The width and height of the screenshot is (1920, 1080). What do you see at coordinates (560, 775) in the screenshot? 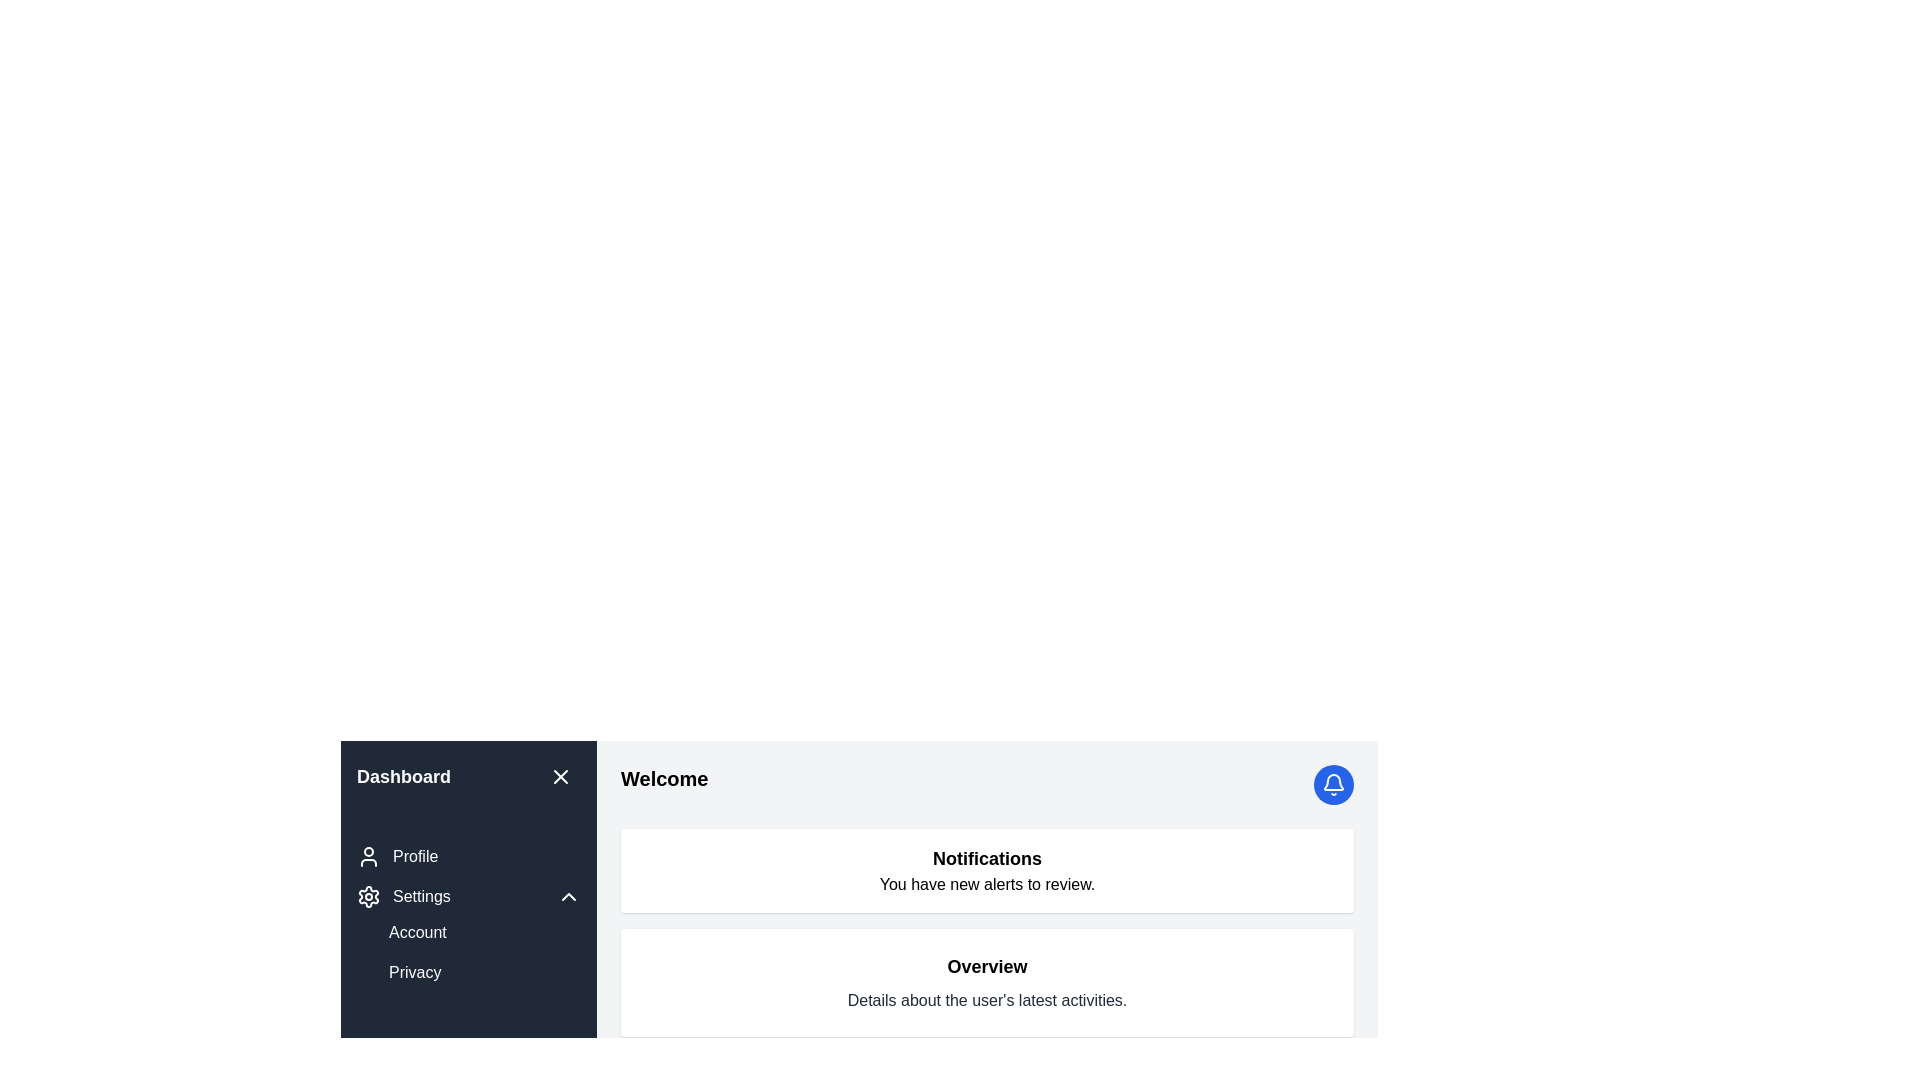
I see `the interactive icon located at the top-right corner of the left sidebar, next to the 'Dashboard' label` at bounding box center [560, 775].